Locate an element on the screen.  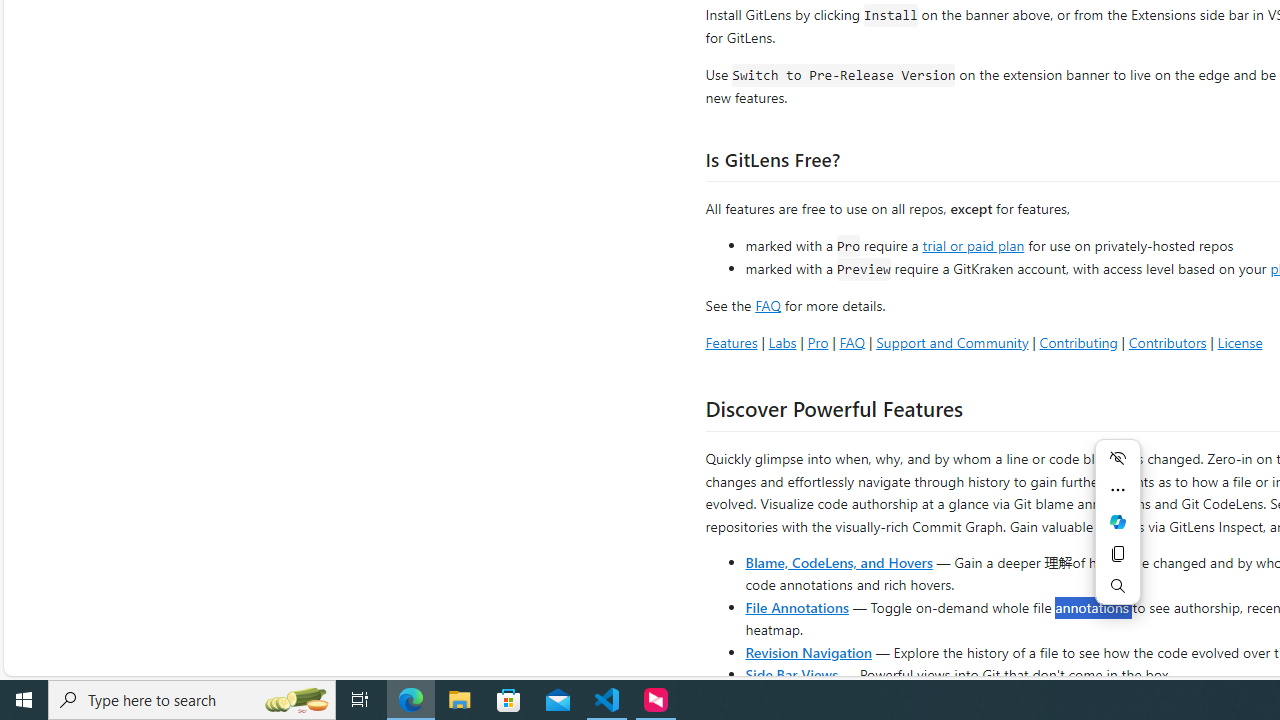
'Ask Copilot' is located at coordinates (1117, 521).